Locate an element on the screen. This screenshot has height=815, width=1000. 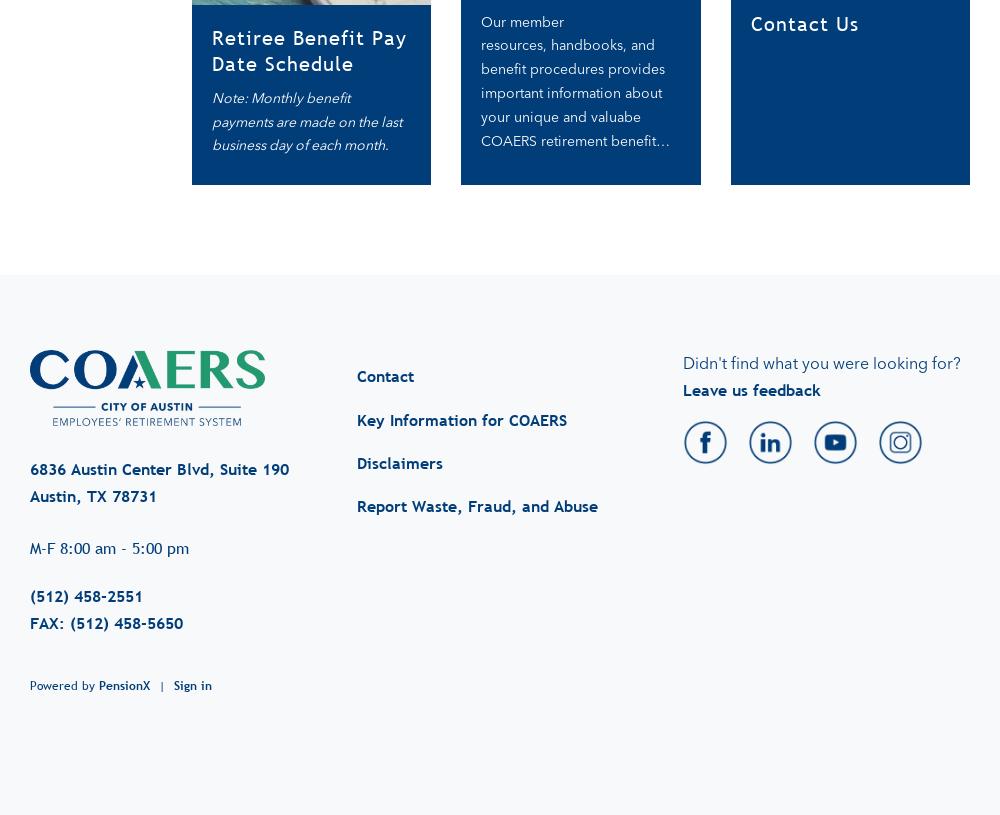
'PensionX' is located at coordinates (98, 663).